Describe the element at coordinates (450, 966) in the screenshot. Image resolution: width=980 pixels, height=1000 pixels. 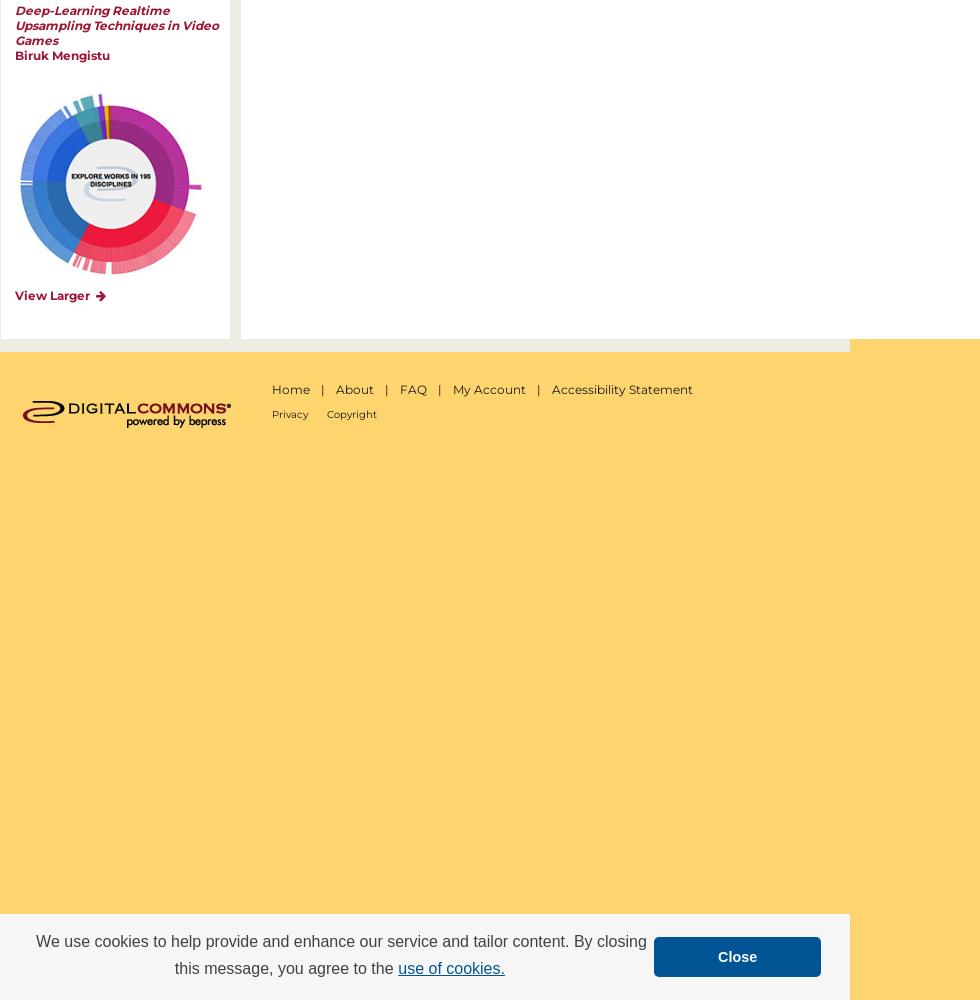
I see `'use of cookies.'` at that location.